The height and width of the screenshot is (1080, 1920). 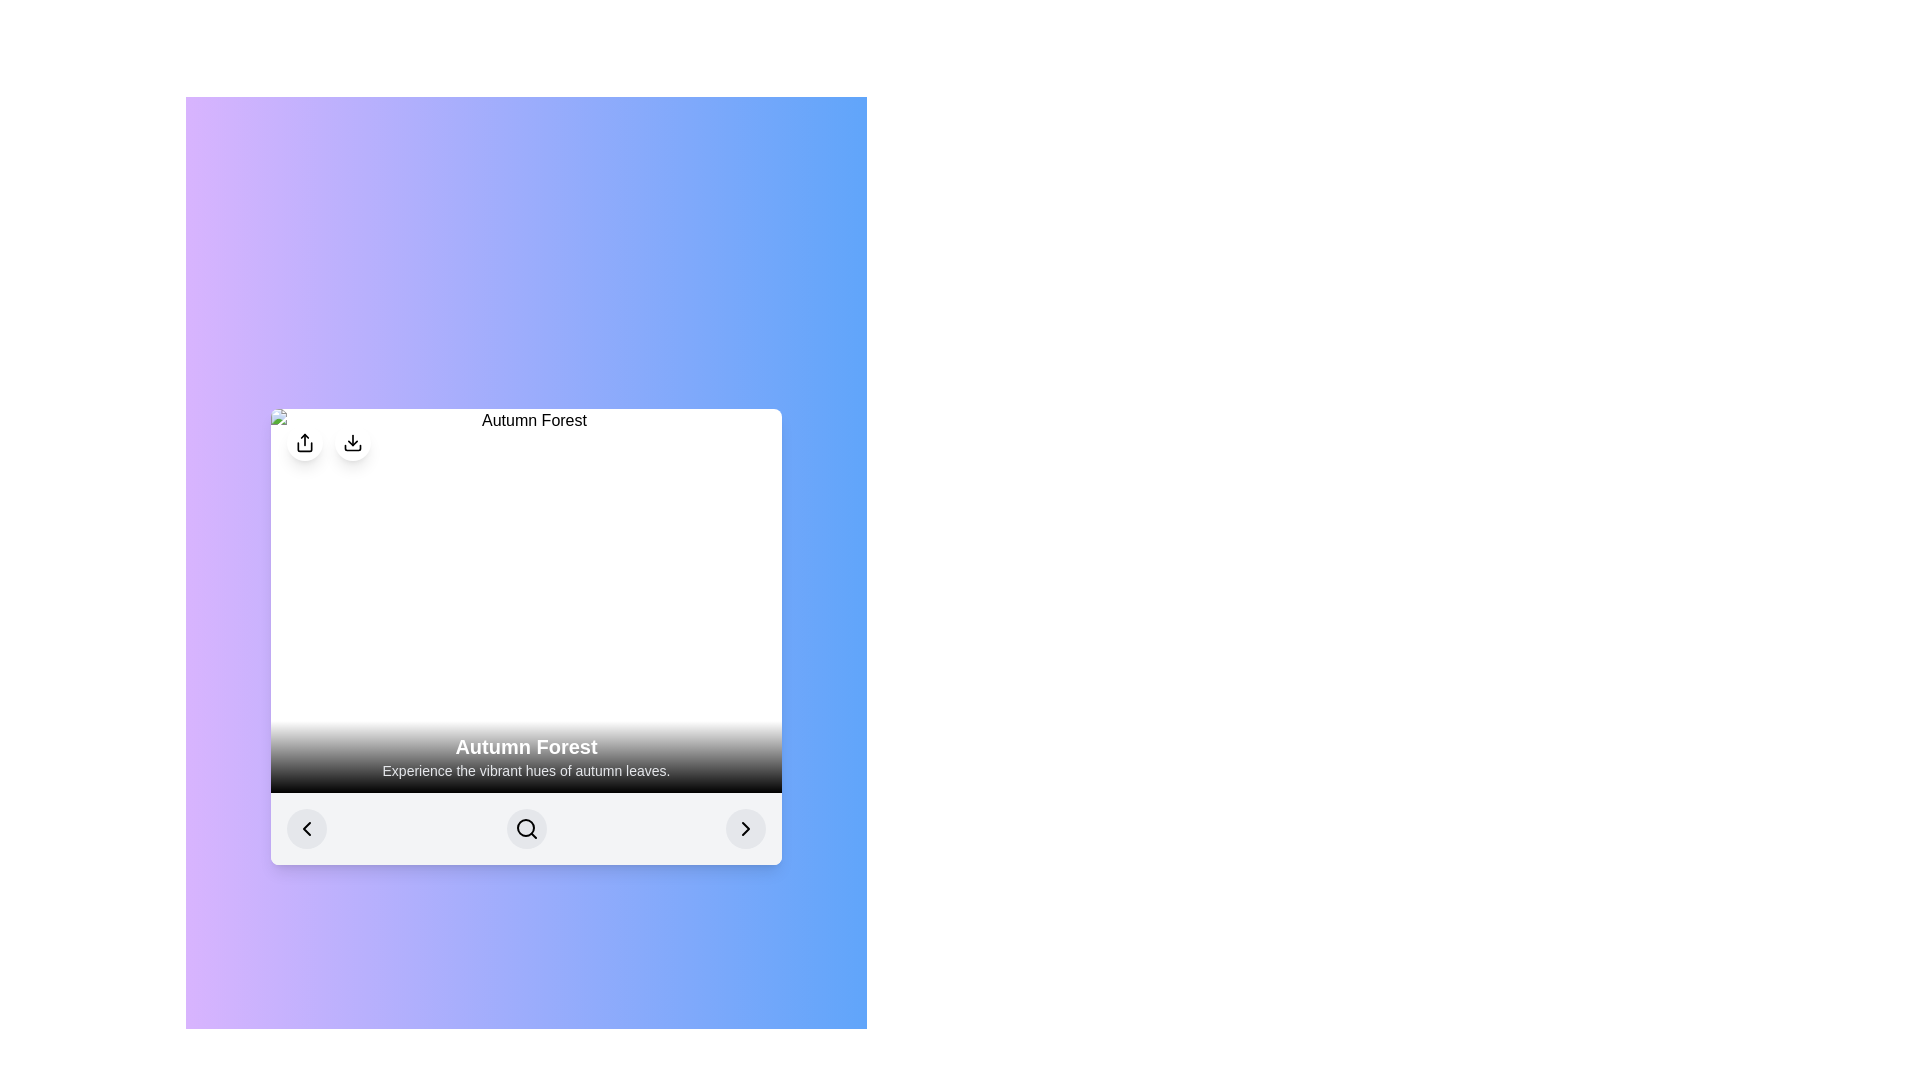 I want to click on the circular button with a light gray background and a left-facing chevron icon, so click(x=306, y=829).